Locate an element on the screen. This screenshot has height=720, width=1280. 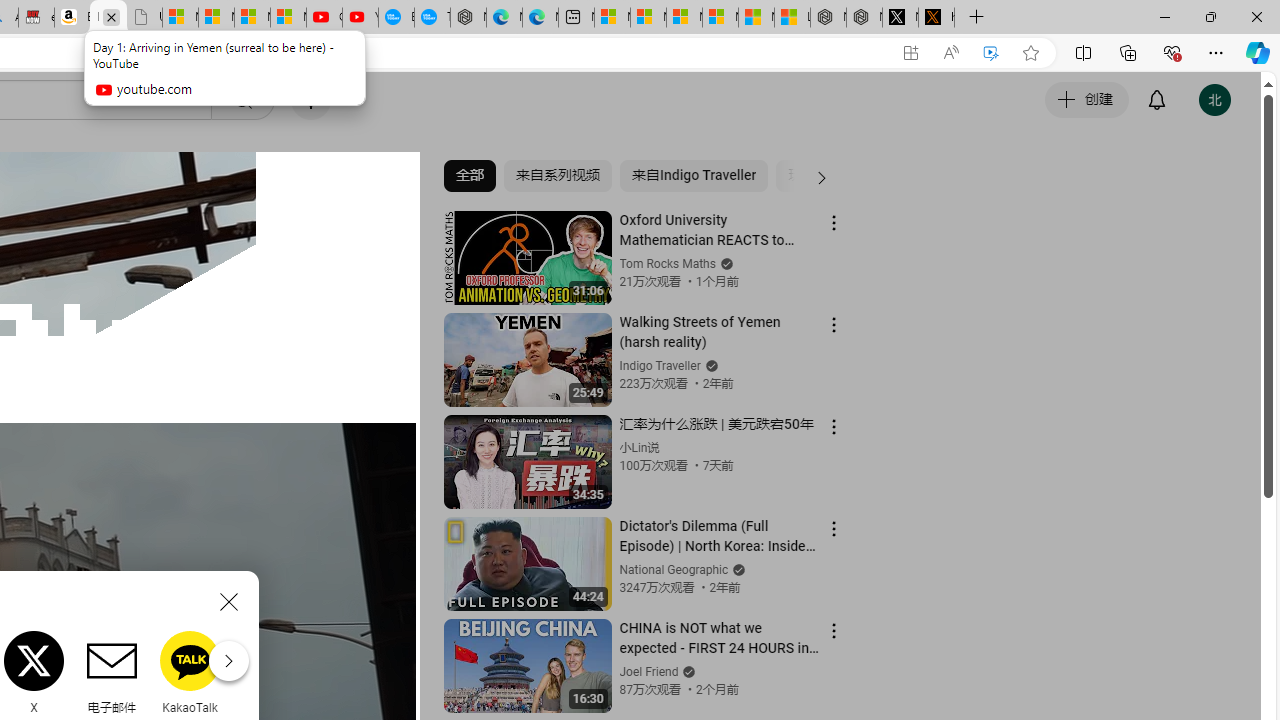
'Microsoft account | Microsoft Account Privacy Settings' is located at coordinates (648, 17).